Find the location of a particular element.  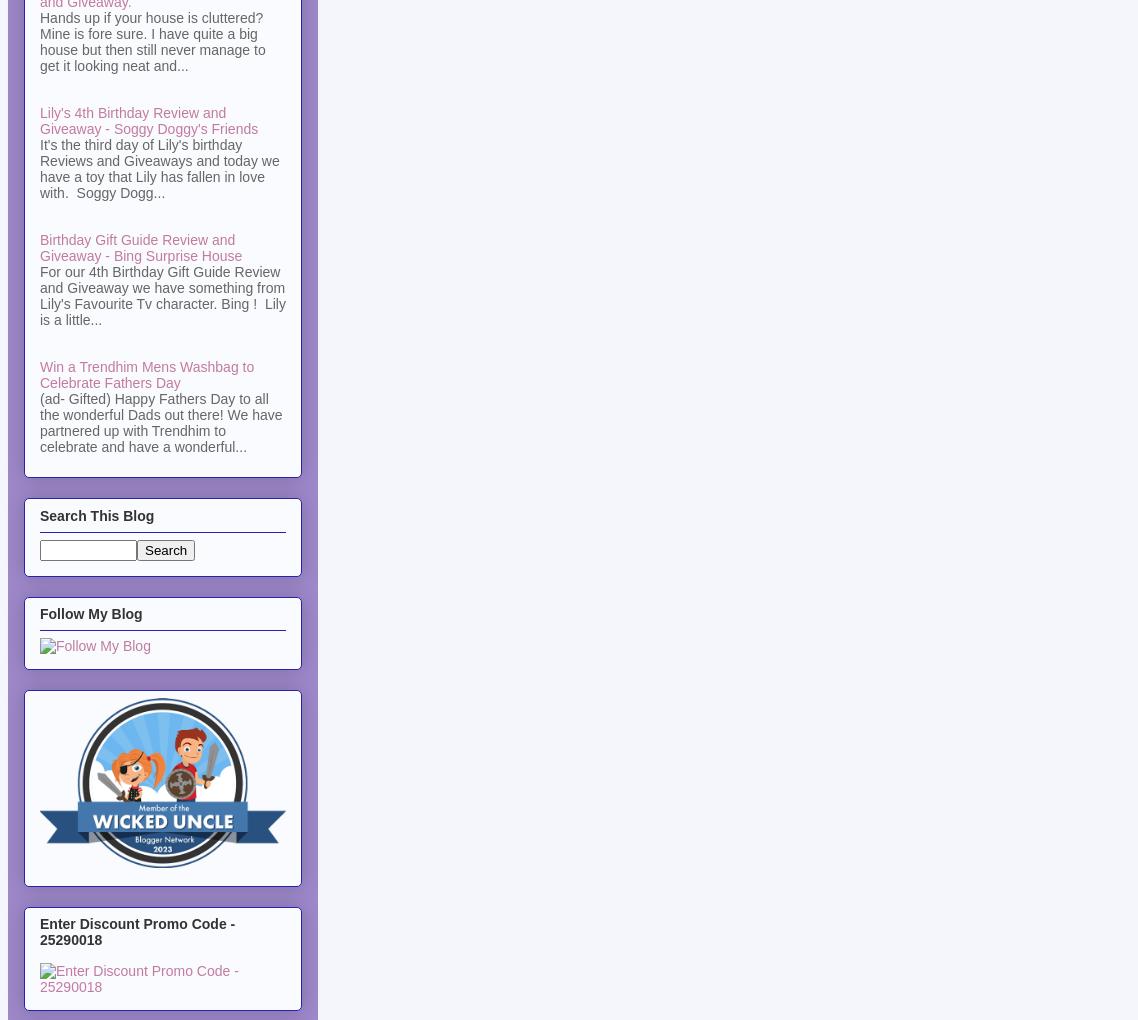

'Follow My Blog' is located at coordinates (90, 613).